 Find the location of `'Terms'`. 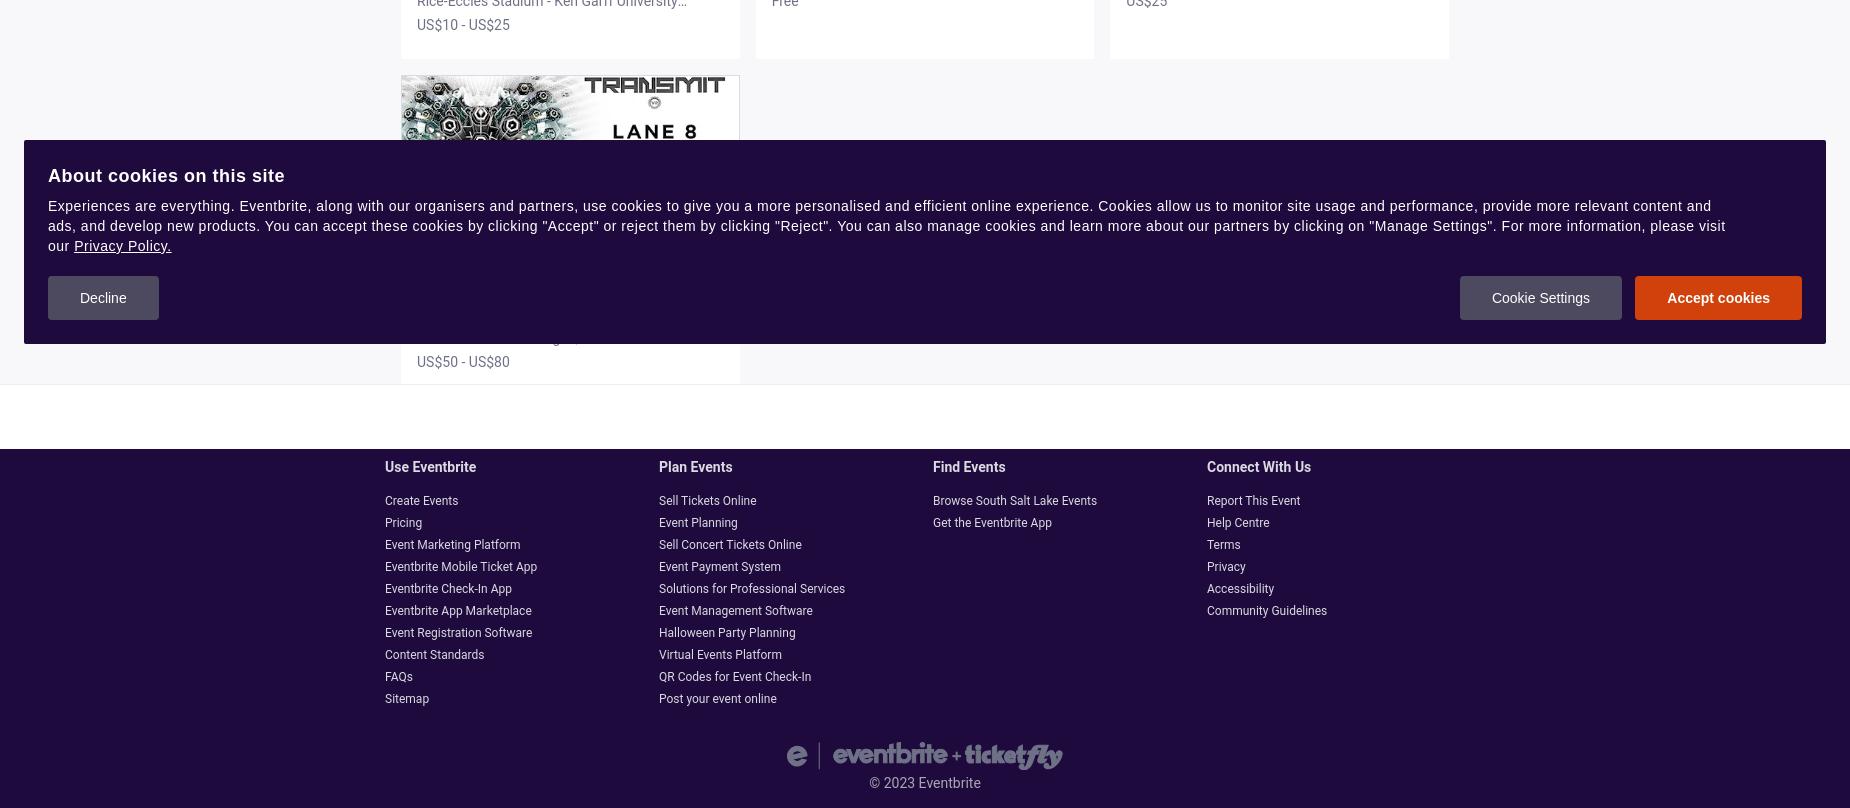

'Terms' is located at coordinates (1222, 543).